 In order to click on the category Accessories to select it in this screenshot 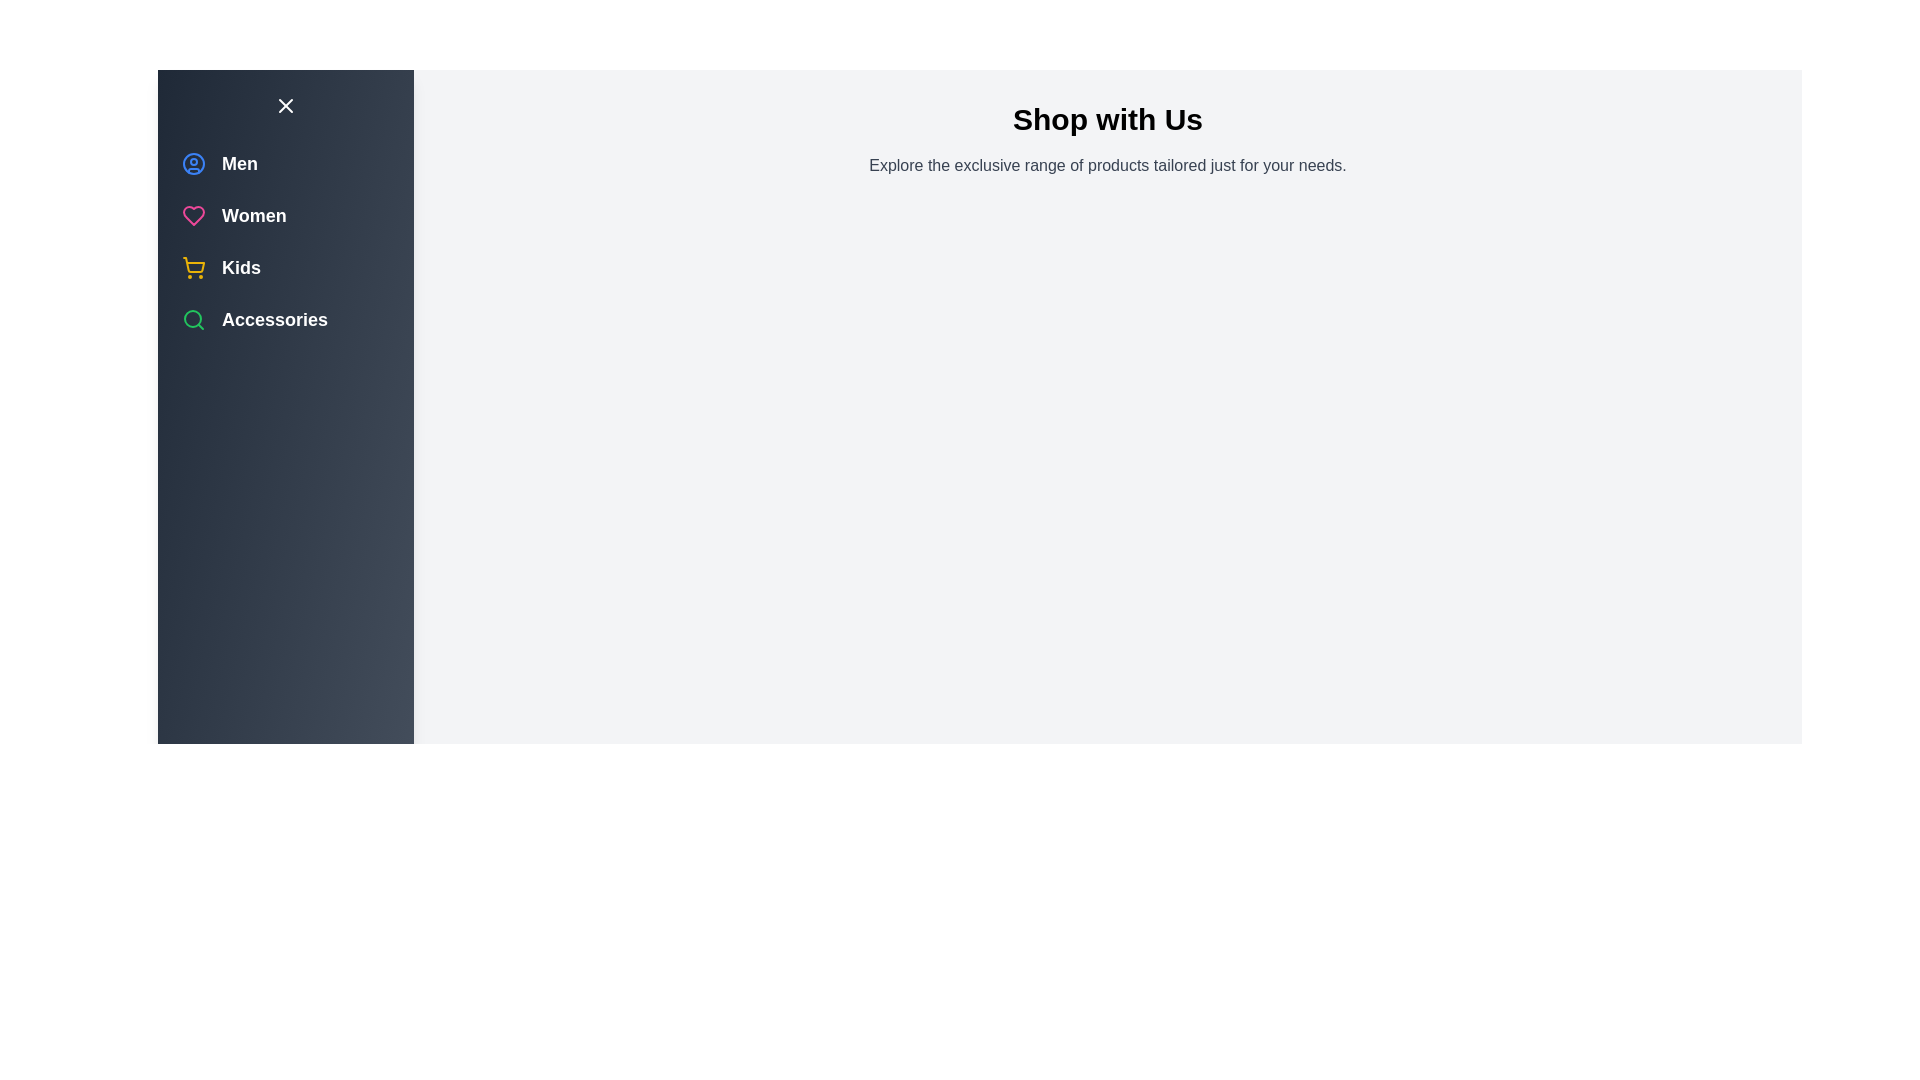, I will do `click(193, 319)`.